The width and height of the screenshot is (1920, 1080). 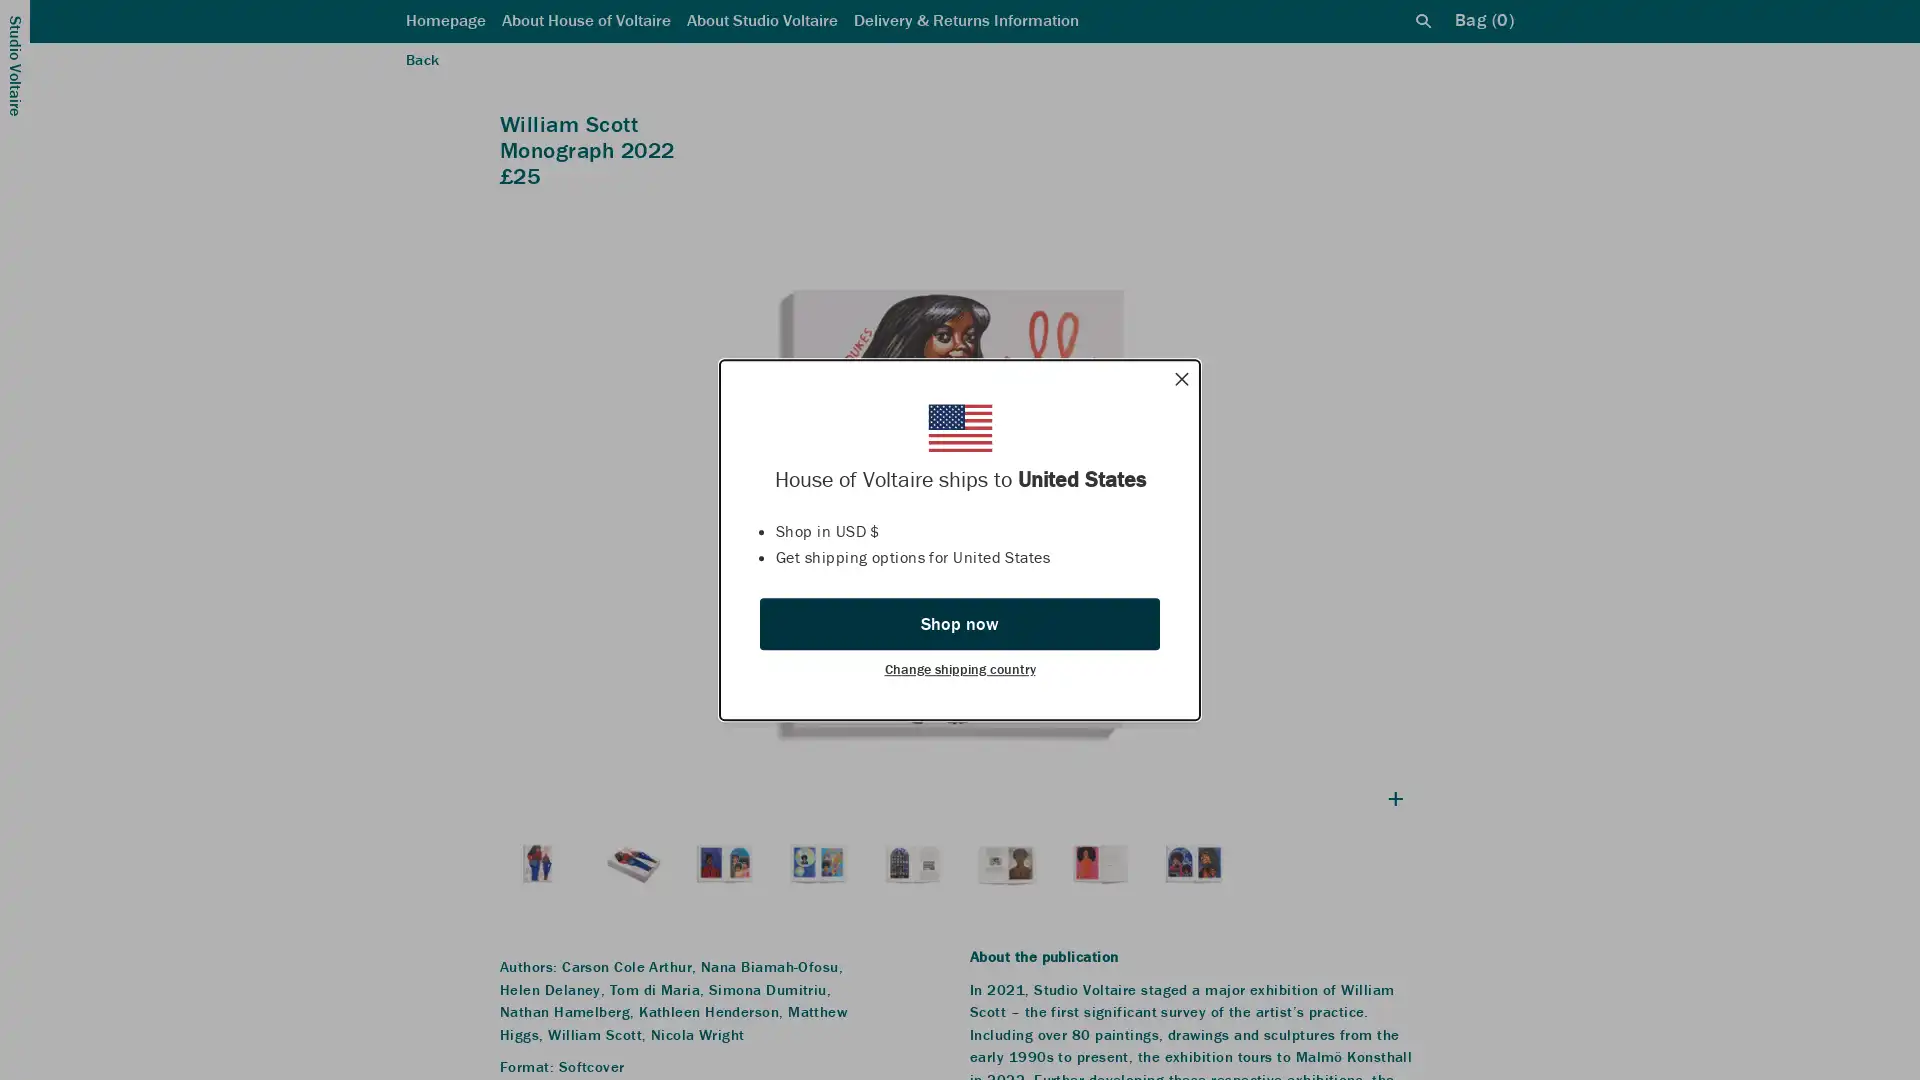 I want to click on Dismiss, so click(x=1181, y=381).